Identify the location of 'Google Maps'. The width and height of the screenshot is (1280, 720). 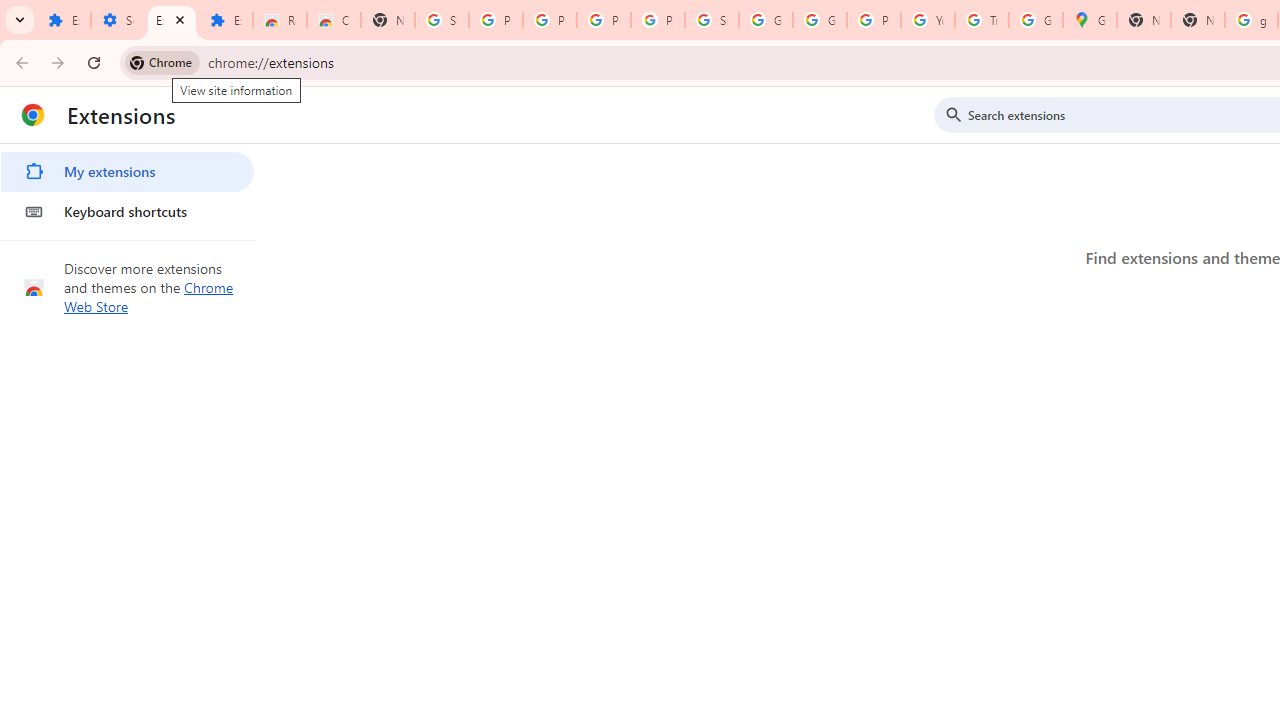
(1088, 20).